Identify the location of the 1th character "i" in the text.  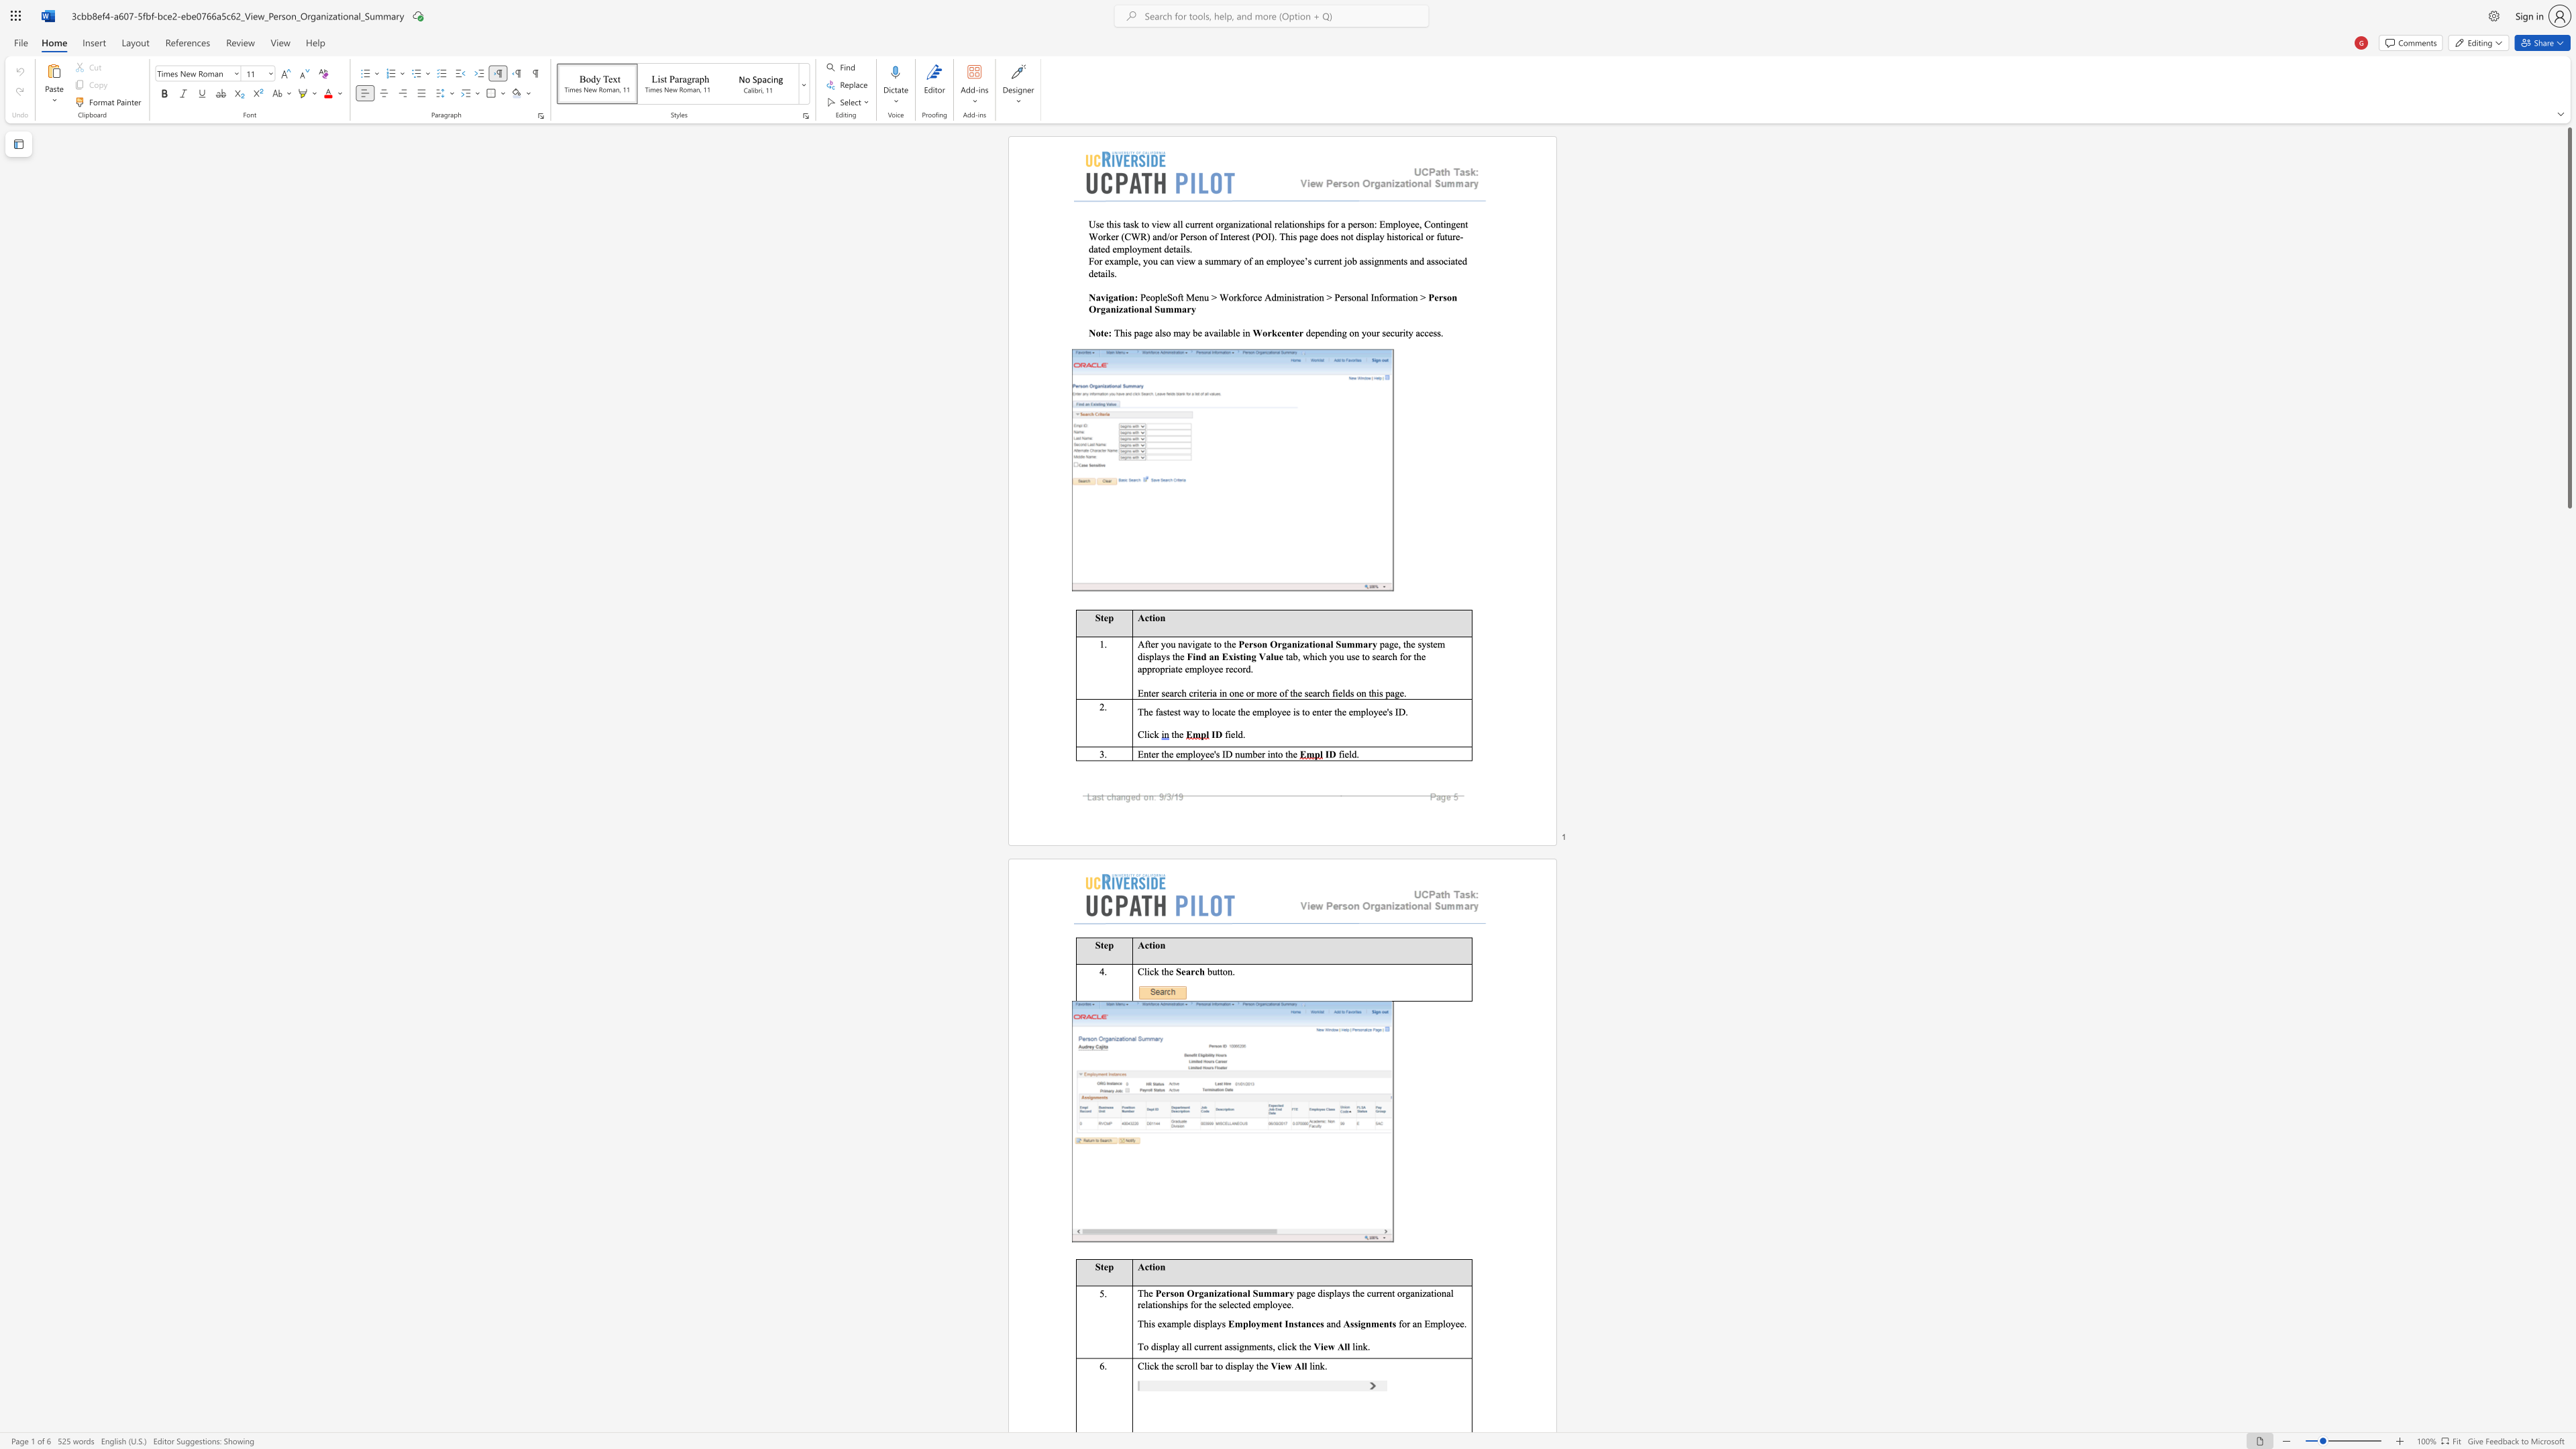
(1107, 297).